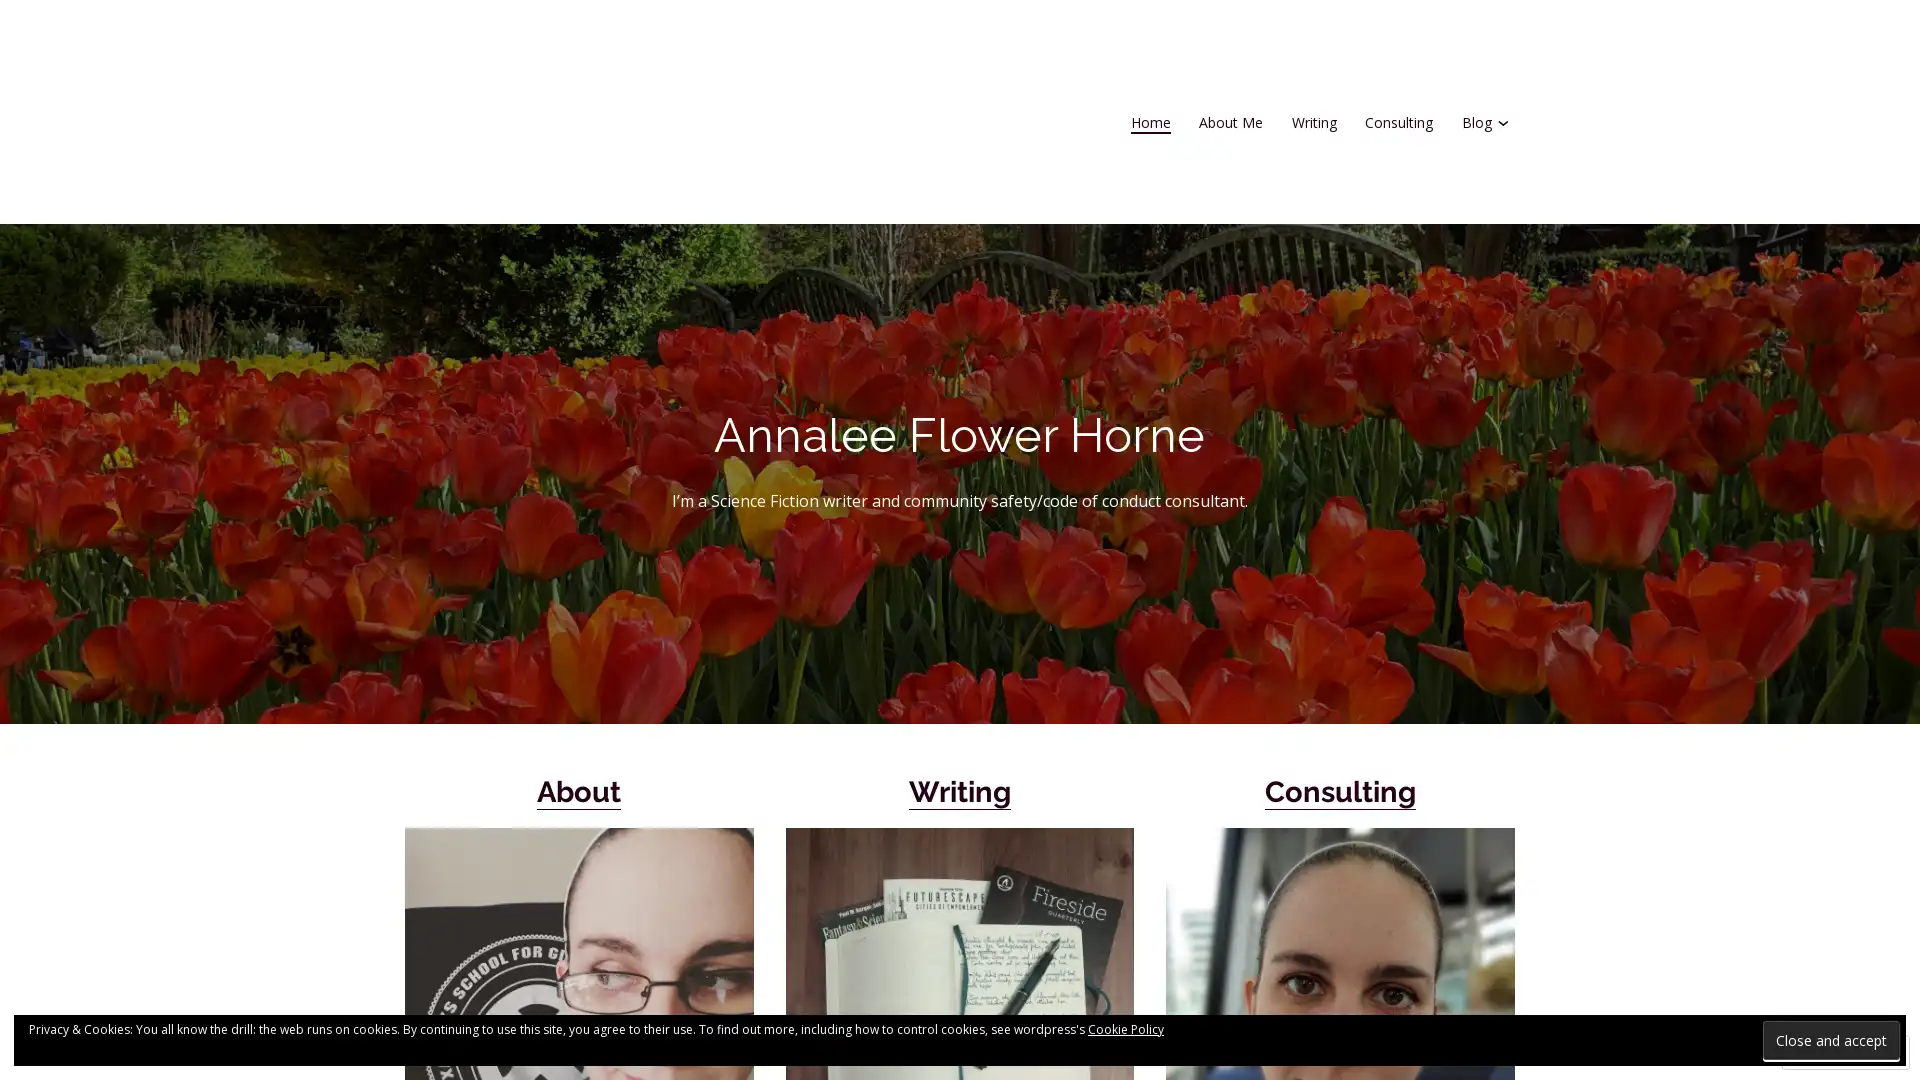 The height and width of the screenshot is (1080, 1920). I want to click on Close and accept, so click(1831, 1039).